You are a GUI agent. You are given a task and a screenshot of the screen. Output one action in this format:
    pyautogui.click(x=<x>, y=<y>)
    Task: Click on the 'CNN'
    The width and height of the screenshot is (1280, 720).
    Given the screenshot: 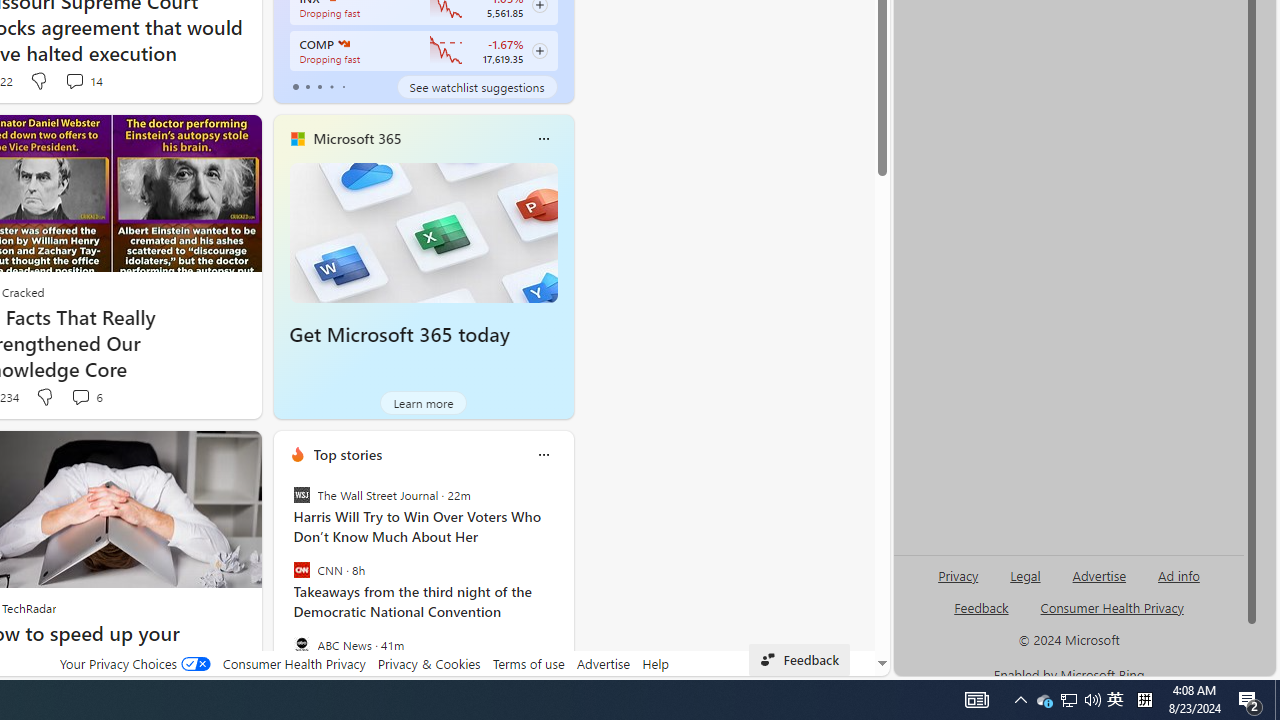 What is the action you would take?
    pyautogui.click(x=300, y=570)
    